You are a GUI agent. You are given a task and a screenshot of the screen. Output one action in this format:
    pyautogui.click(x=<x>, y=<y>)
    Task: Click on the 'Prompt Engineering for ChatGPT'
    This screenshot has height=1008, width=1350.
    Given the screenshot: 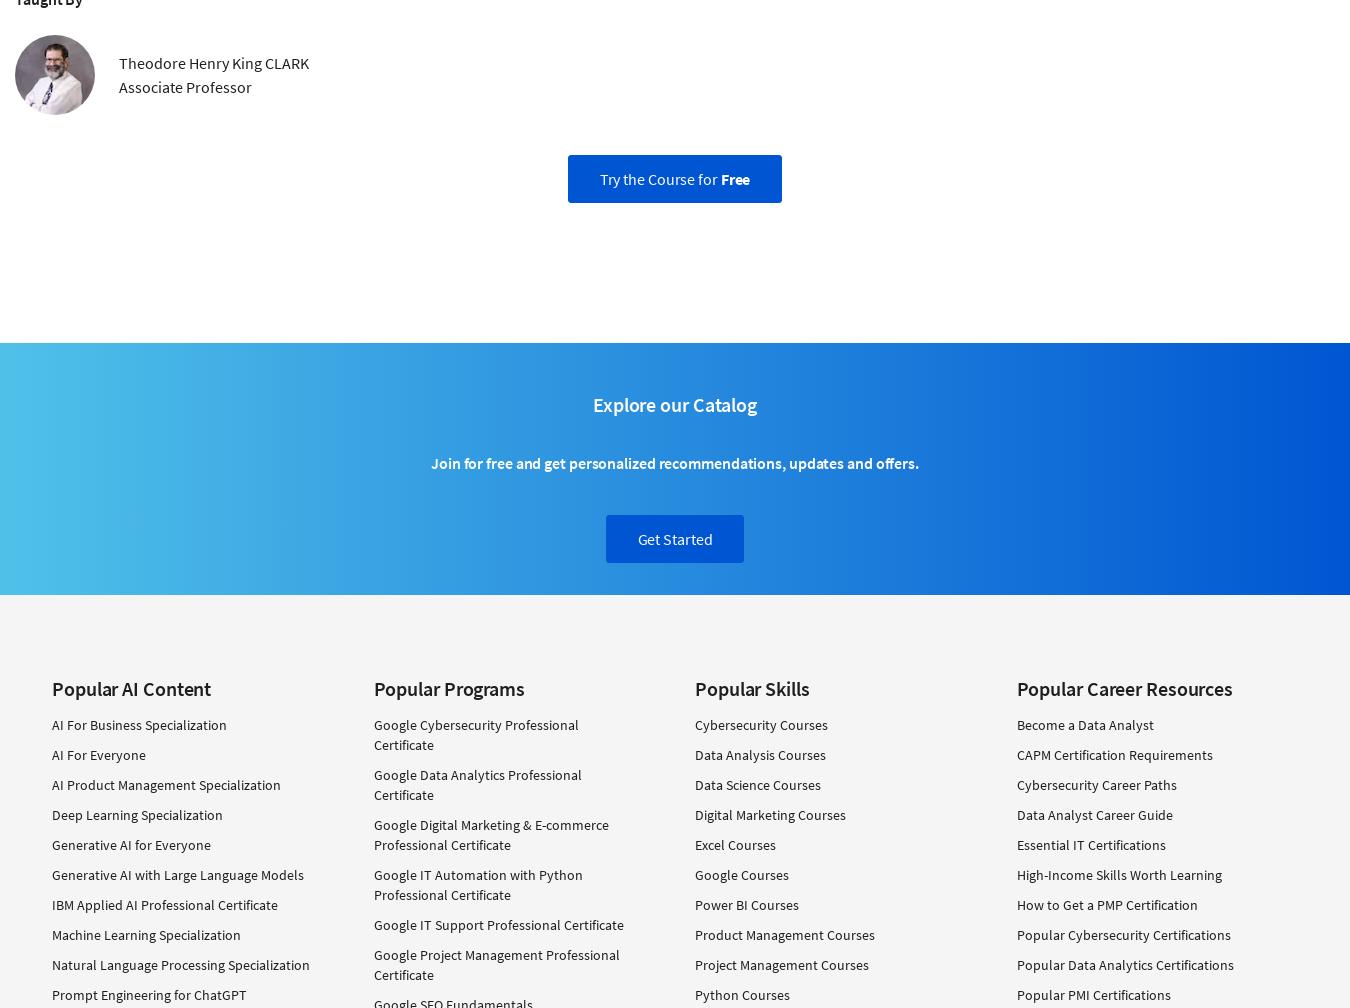 What is the action you would take?
    pyautogui.click(x=149, y=993)
    